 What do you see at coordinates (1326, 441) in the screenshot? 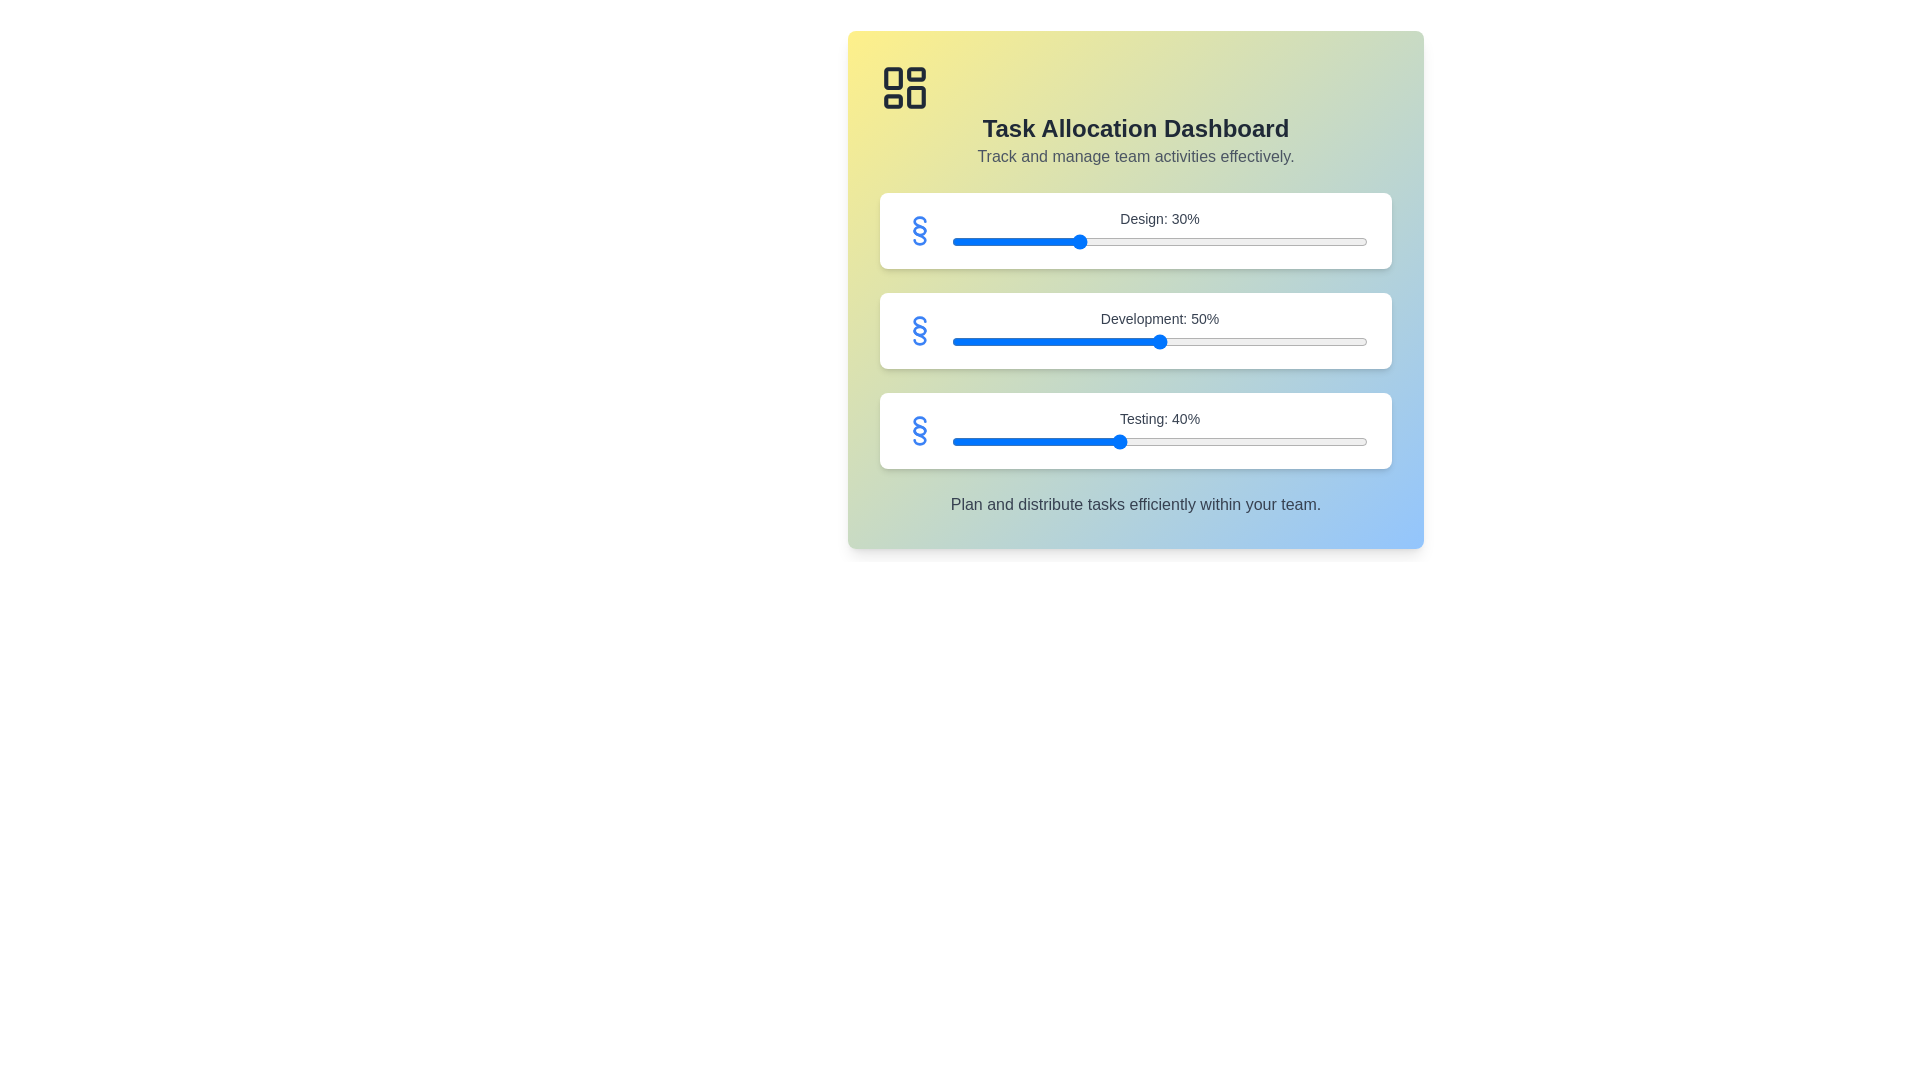
I see `the 'Testing' slider to 90%` at bounding box center [1326, 441].